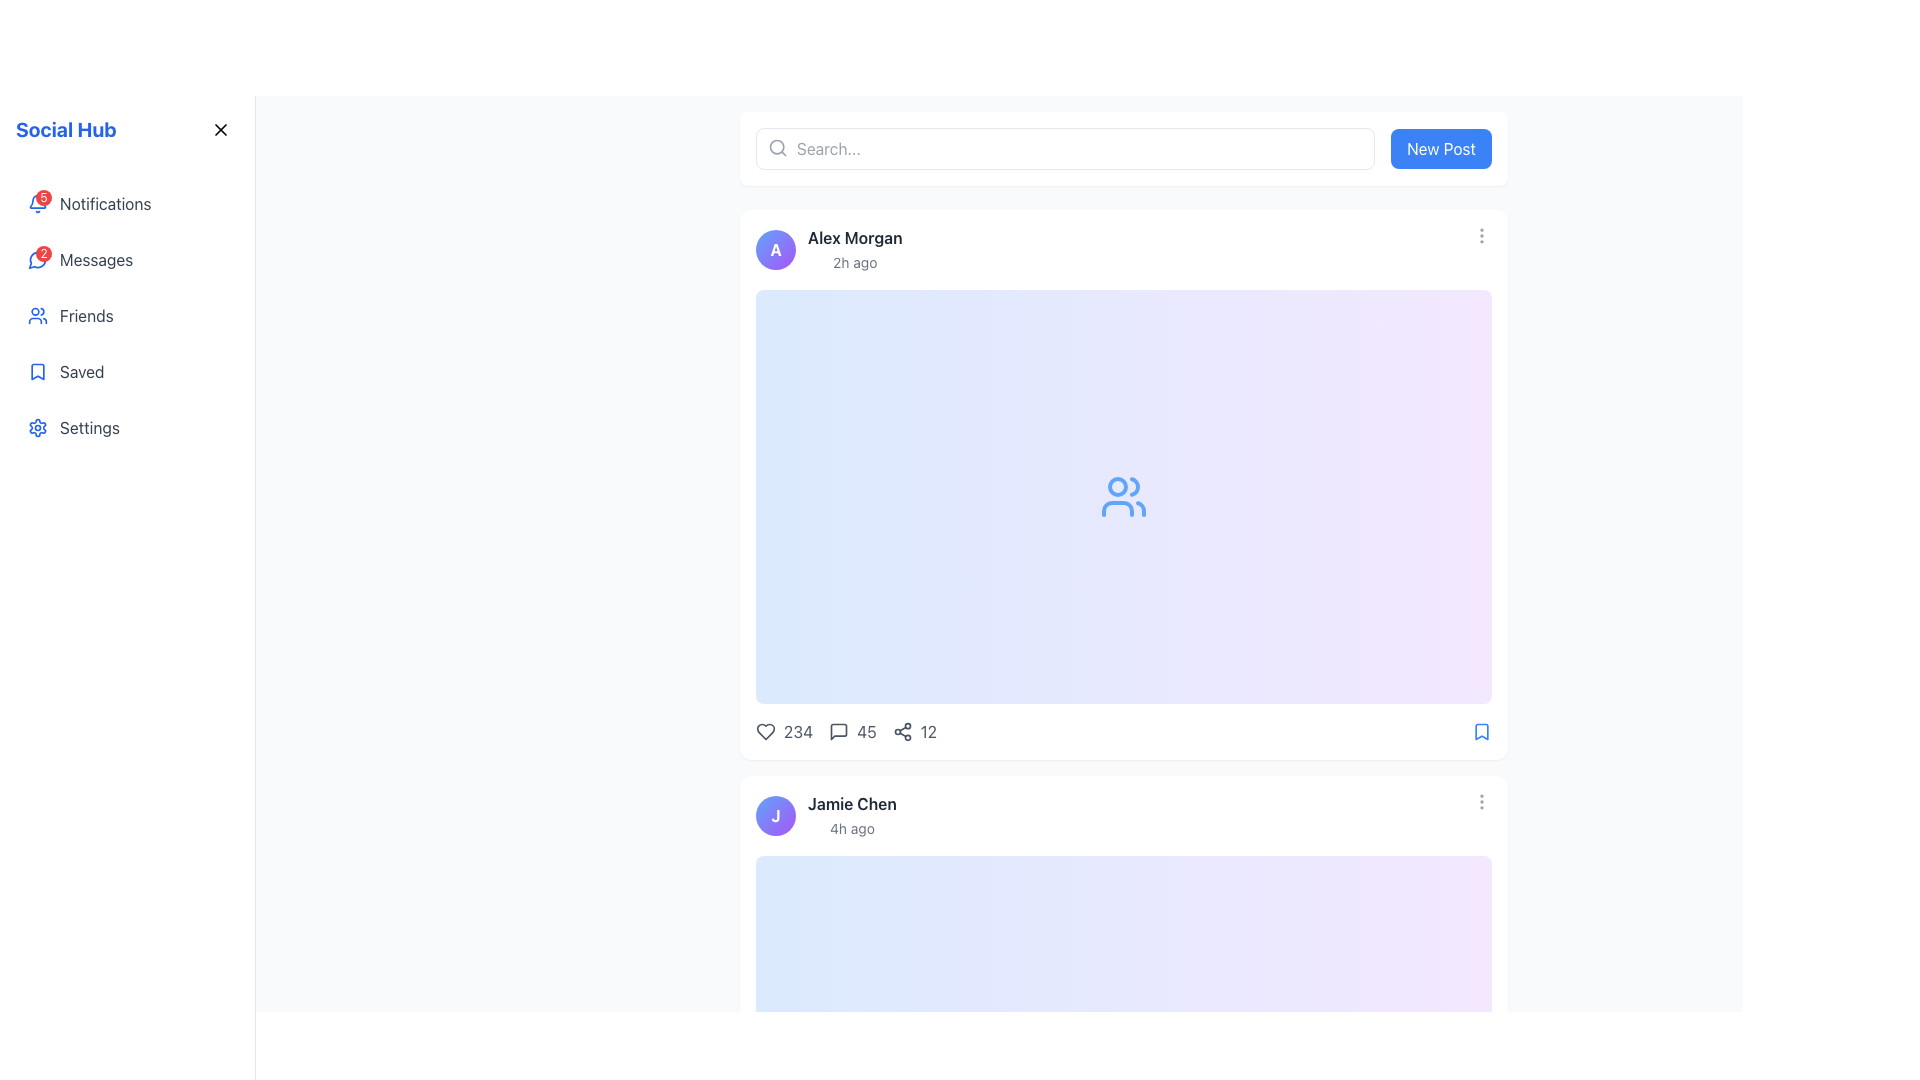 Image resolution: width=1920 pixels, height=1080 pixels. What do you see at coordinates (37, 259) in the screenshot?
I see `the messaging icon in the left-side navigation menu, located below the 'Notifications' icon and above the 'Friends' icon` at bounding box center [37, 259].